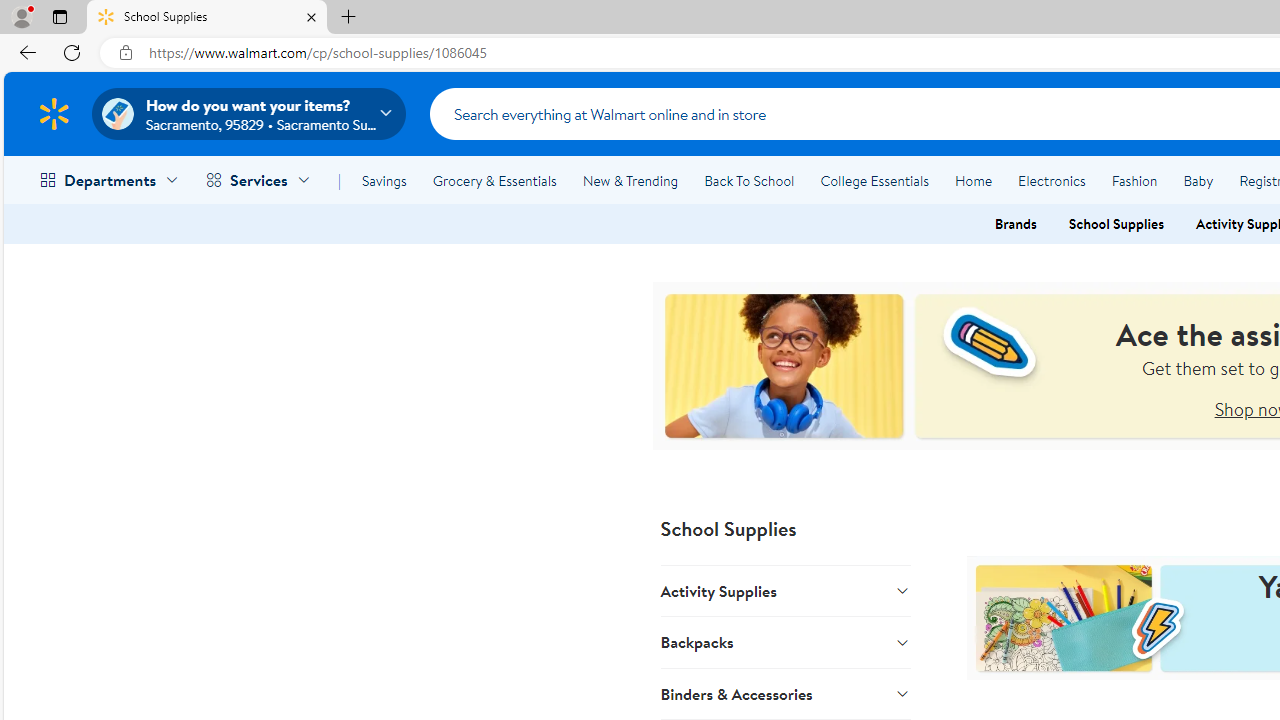 The height and width of the screenshot is (720, 1280). Describe the element at coordinates (494, 181) in the screenshot. I see `'Grocery & Essentials'` at that location.